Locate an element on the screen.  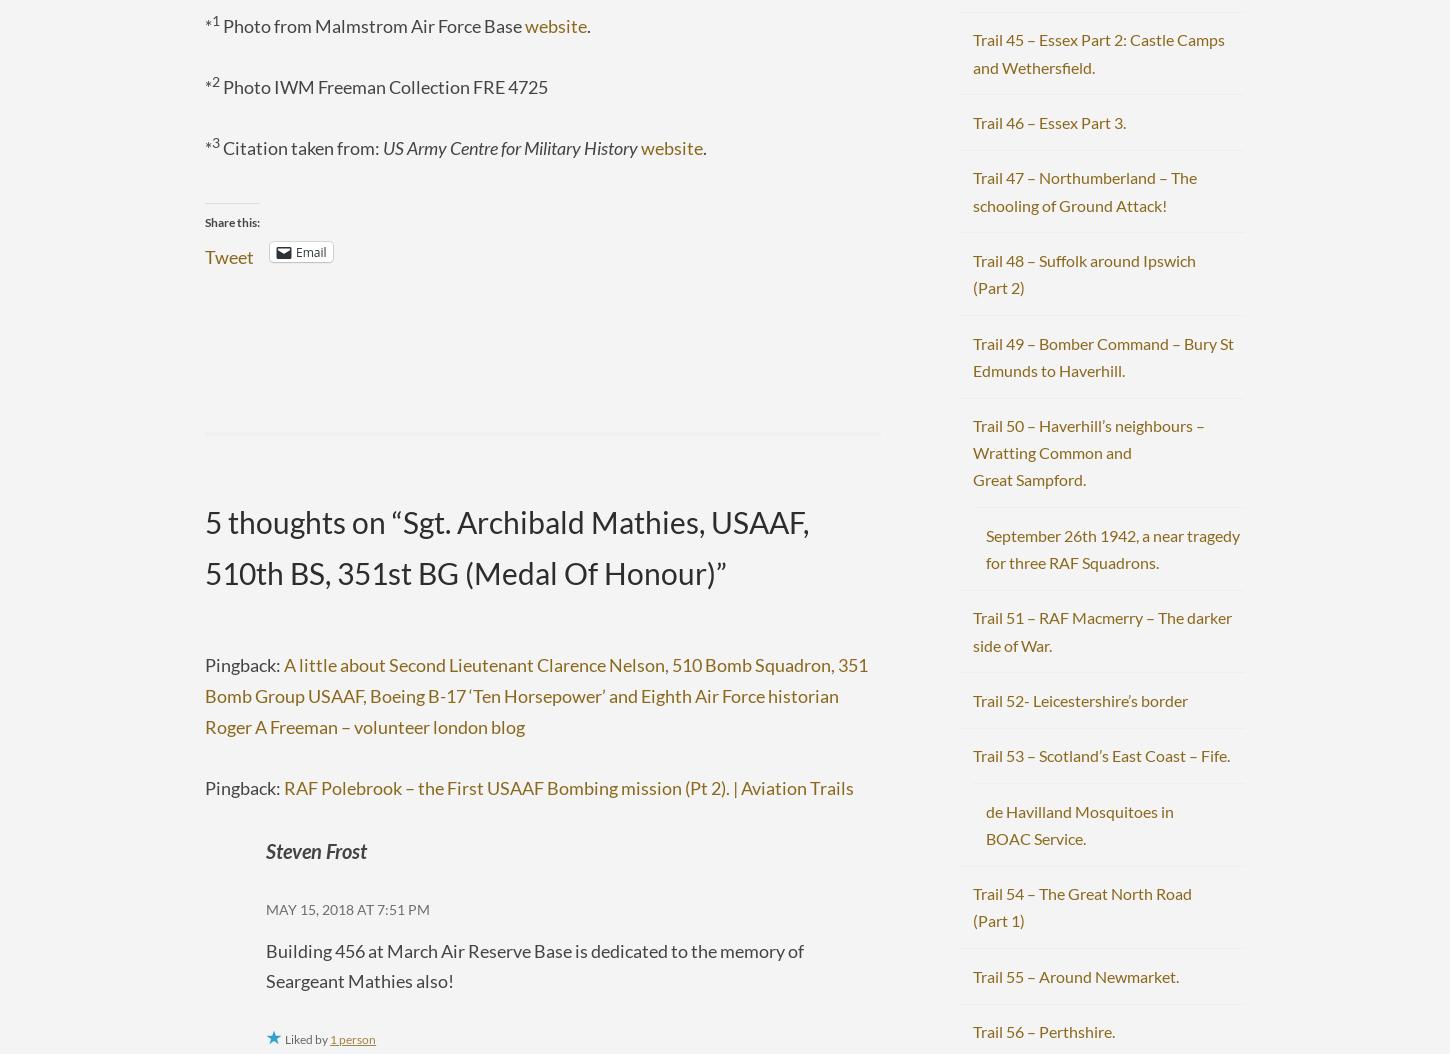
'5 thoughts on “' is located at coordinates (304, 521).